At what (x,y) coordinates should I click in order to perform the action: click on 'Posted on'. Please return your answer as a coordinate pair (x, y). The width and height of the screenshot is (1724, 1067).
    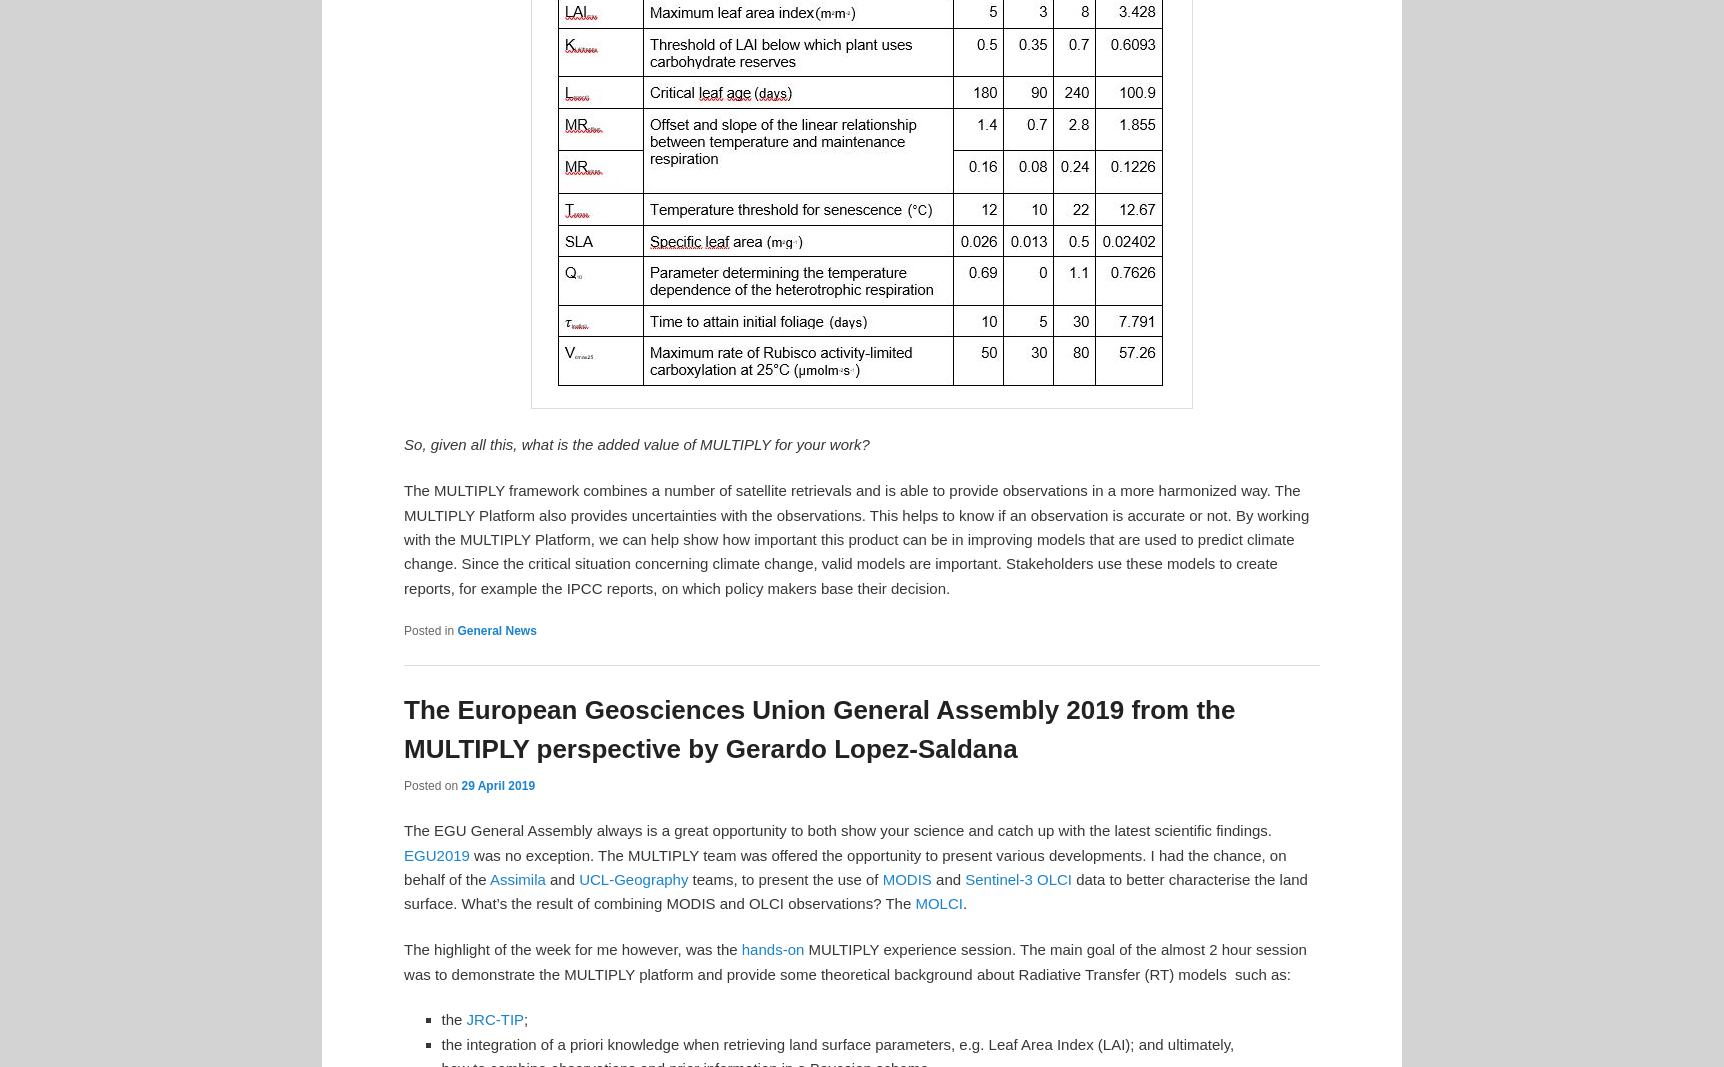
    Looking at the image, I should click on (432, 783).